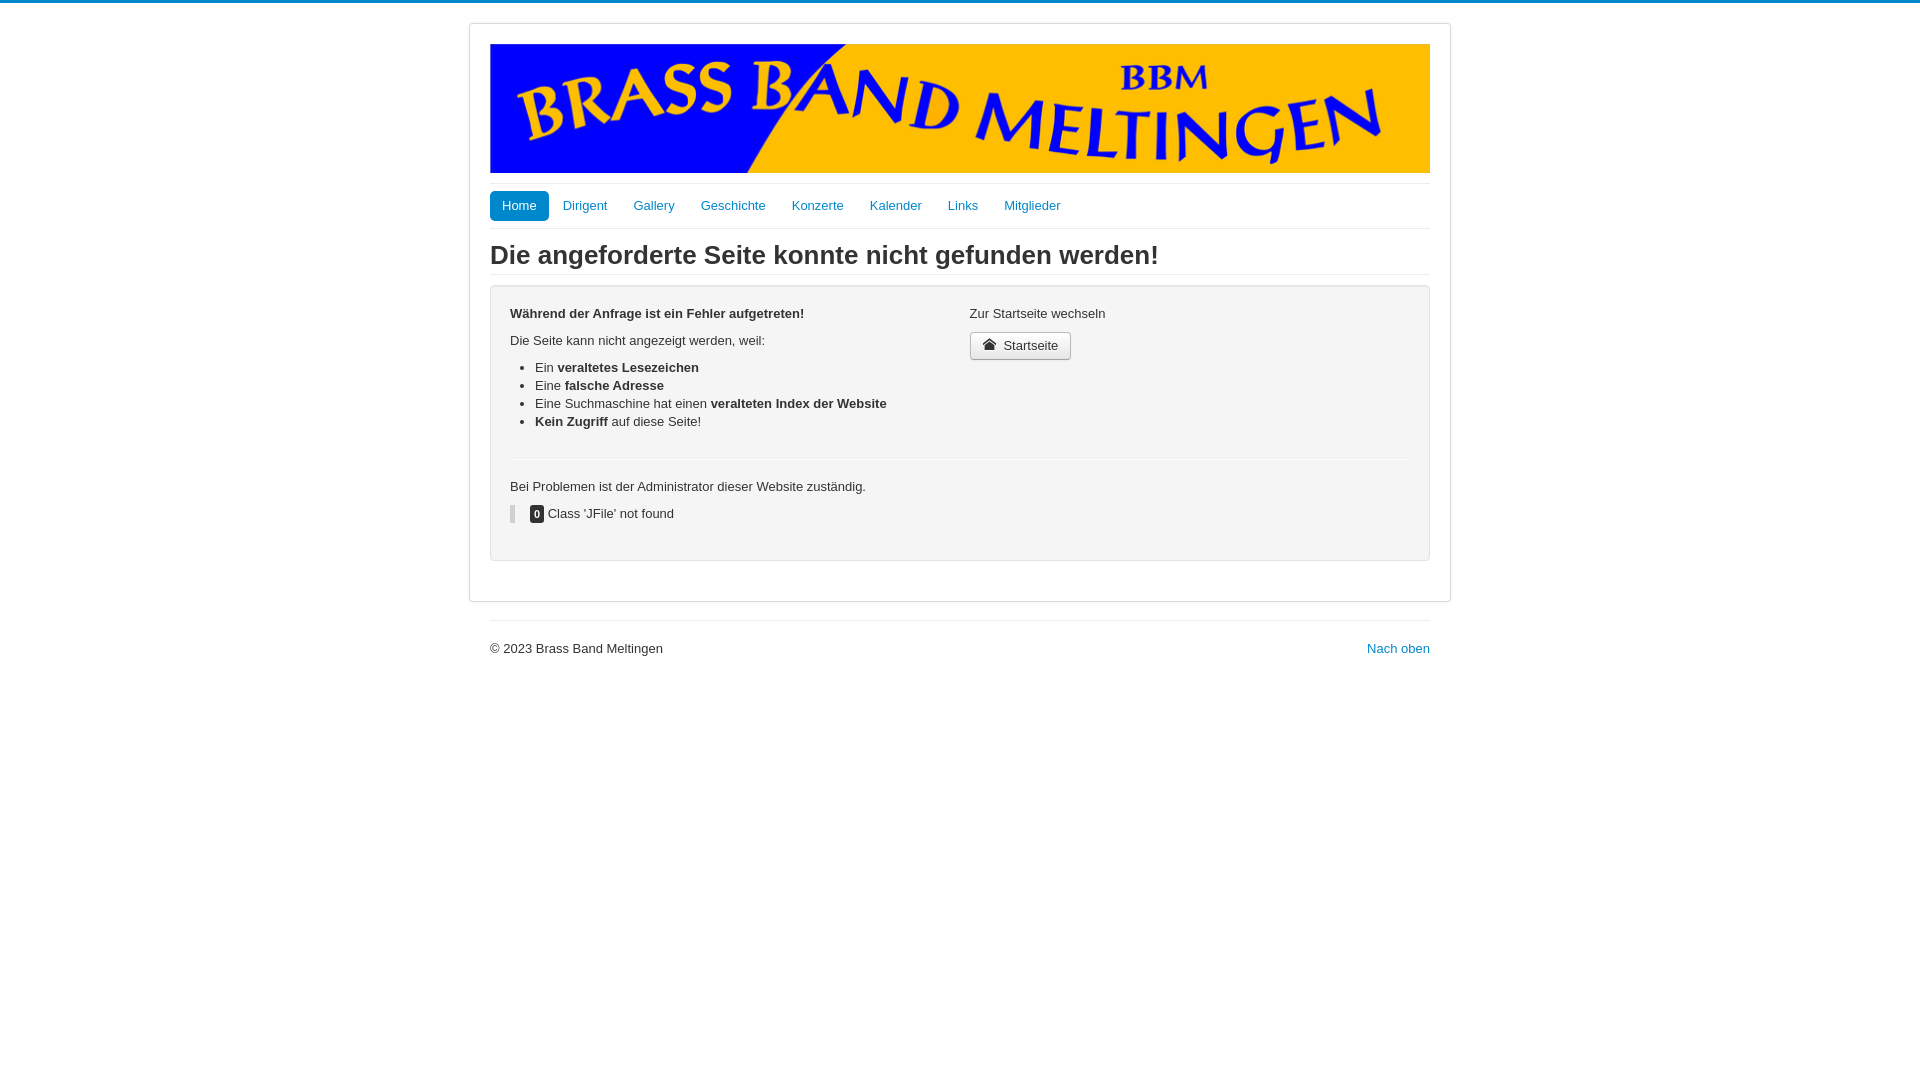 Image resolution: width=1920 pixels, height=1080 pixels. I want to click on 'Startseite', so click(1021, 345).